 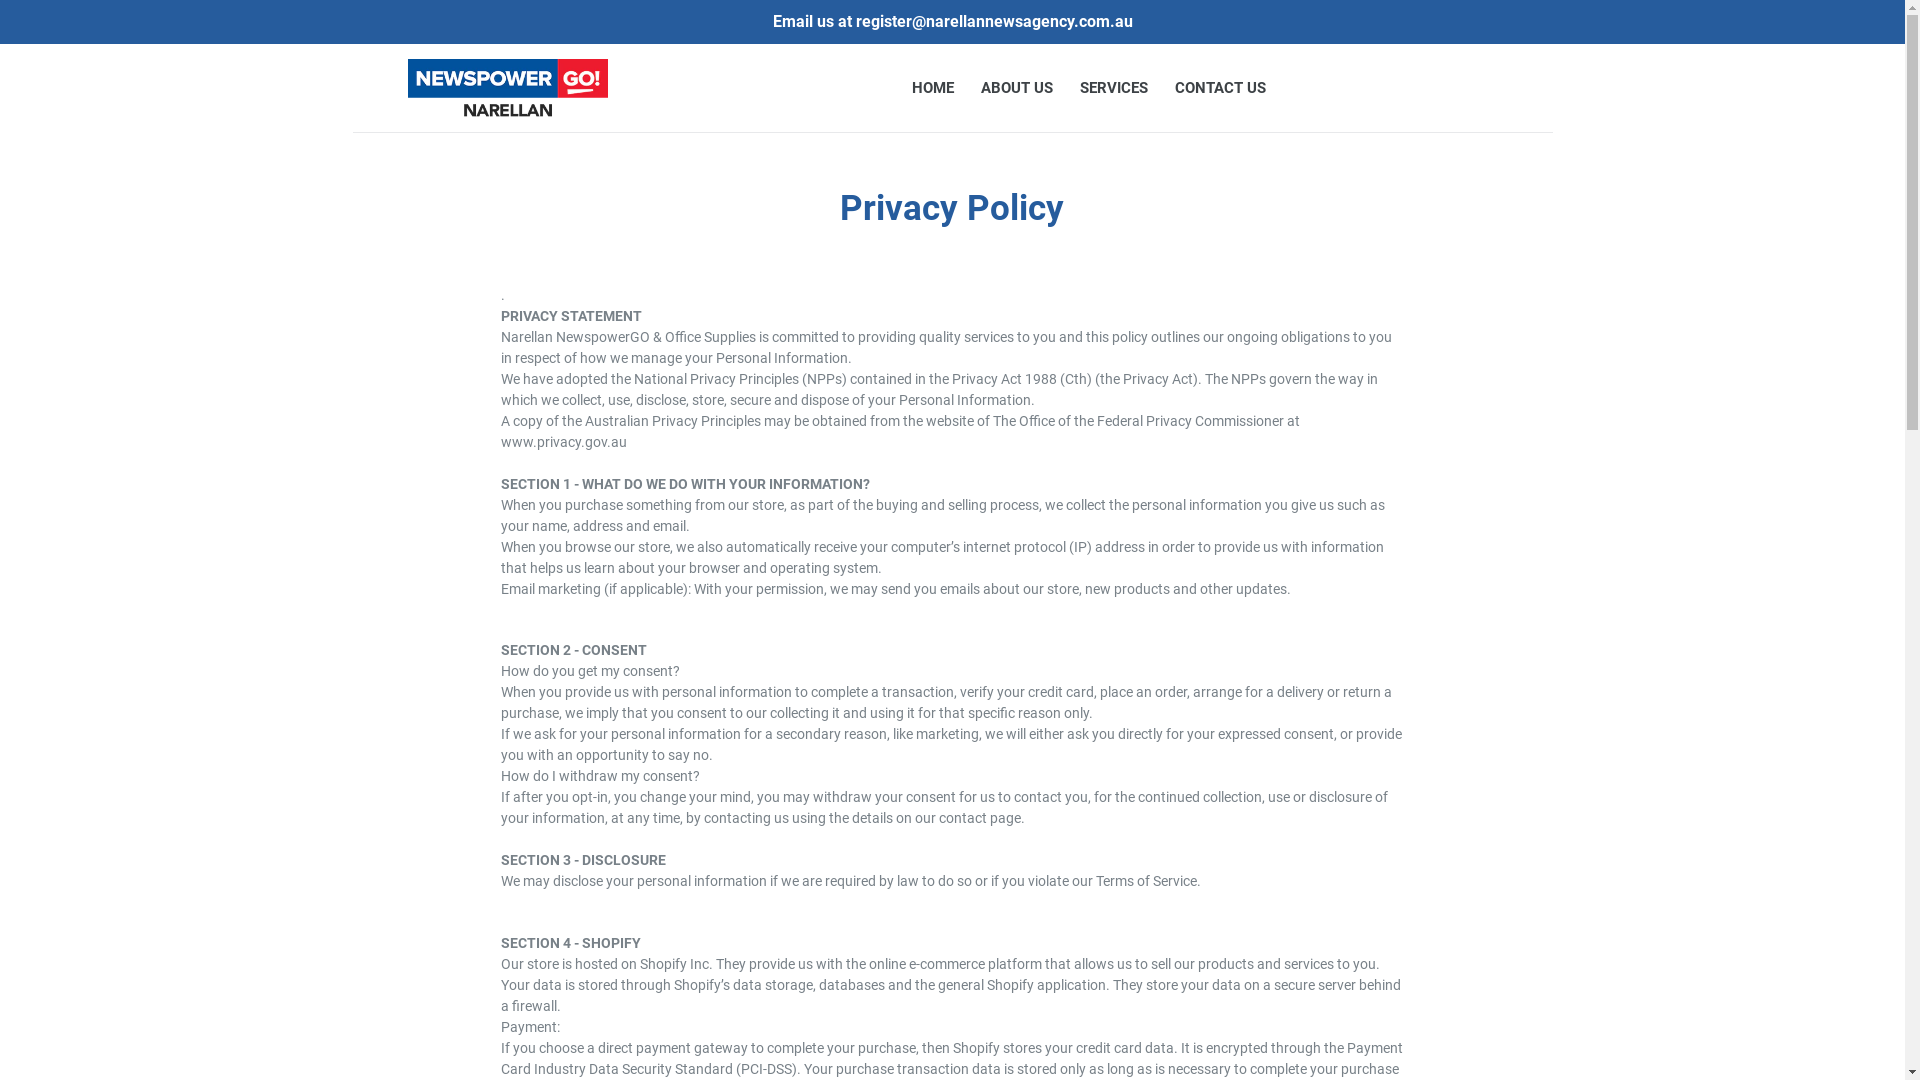 What do you see at coordinates (1017, 87) in the screenshot?
I see `'ABOUT US'` at bounding box center [1017, 87].